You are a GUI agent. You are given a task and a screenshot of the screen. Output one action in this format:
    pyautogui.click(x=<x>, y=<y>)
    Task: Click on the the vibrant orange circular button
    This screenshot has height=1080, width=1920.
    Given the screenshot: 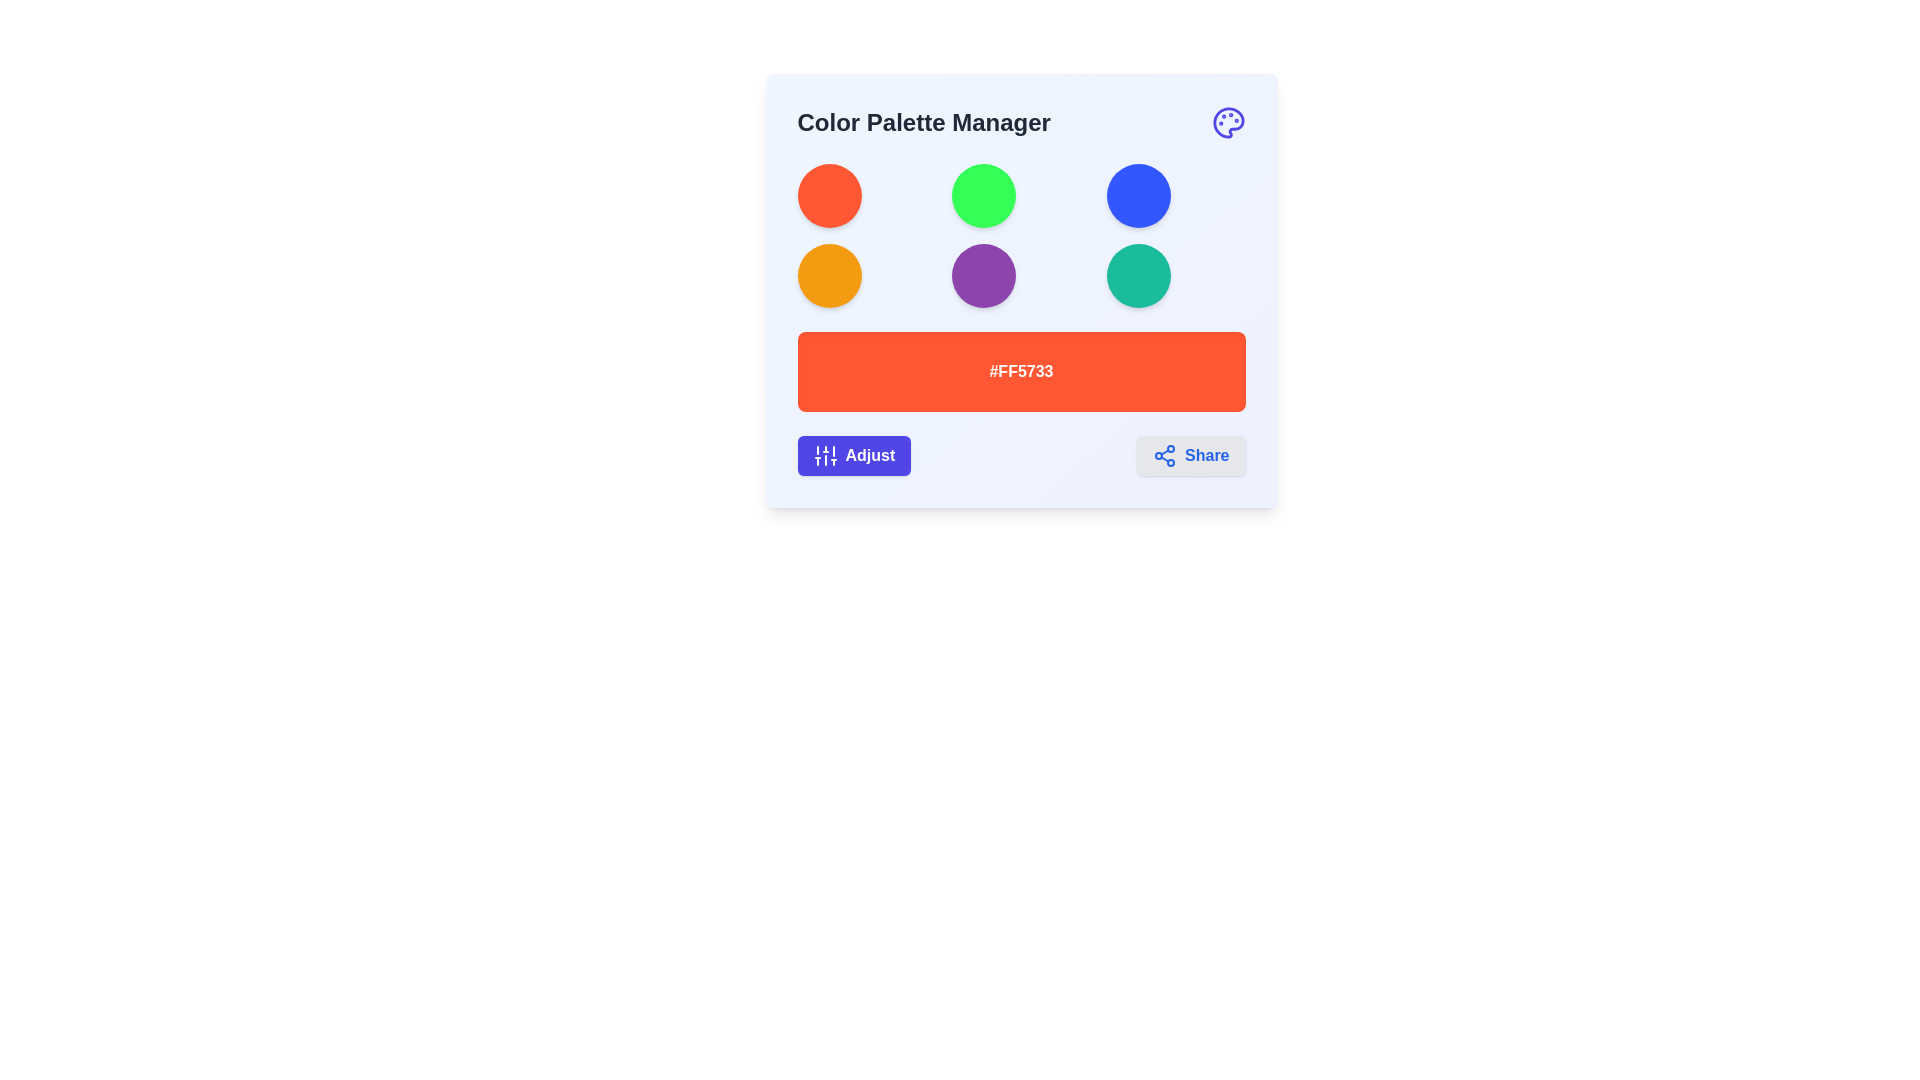 What is the action you would take?
    pyautogui.click(x=829, y=276)
    